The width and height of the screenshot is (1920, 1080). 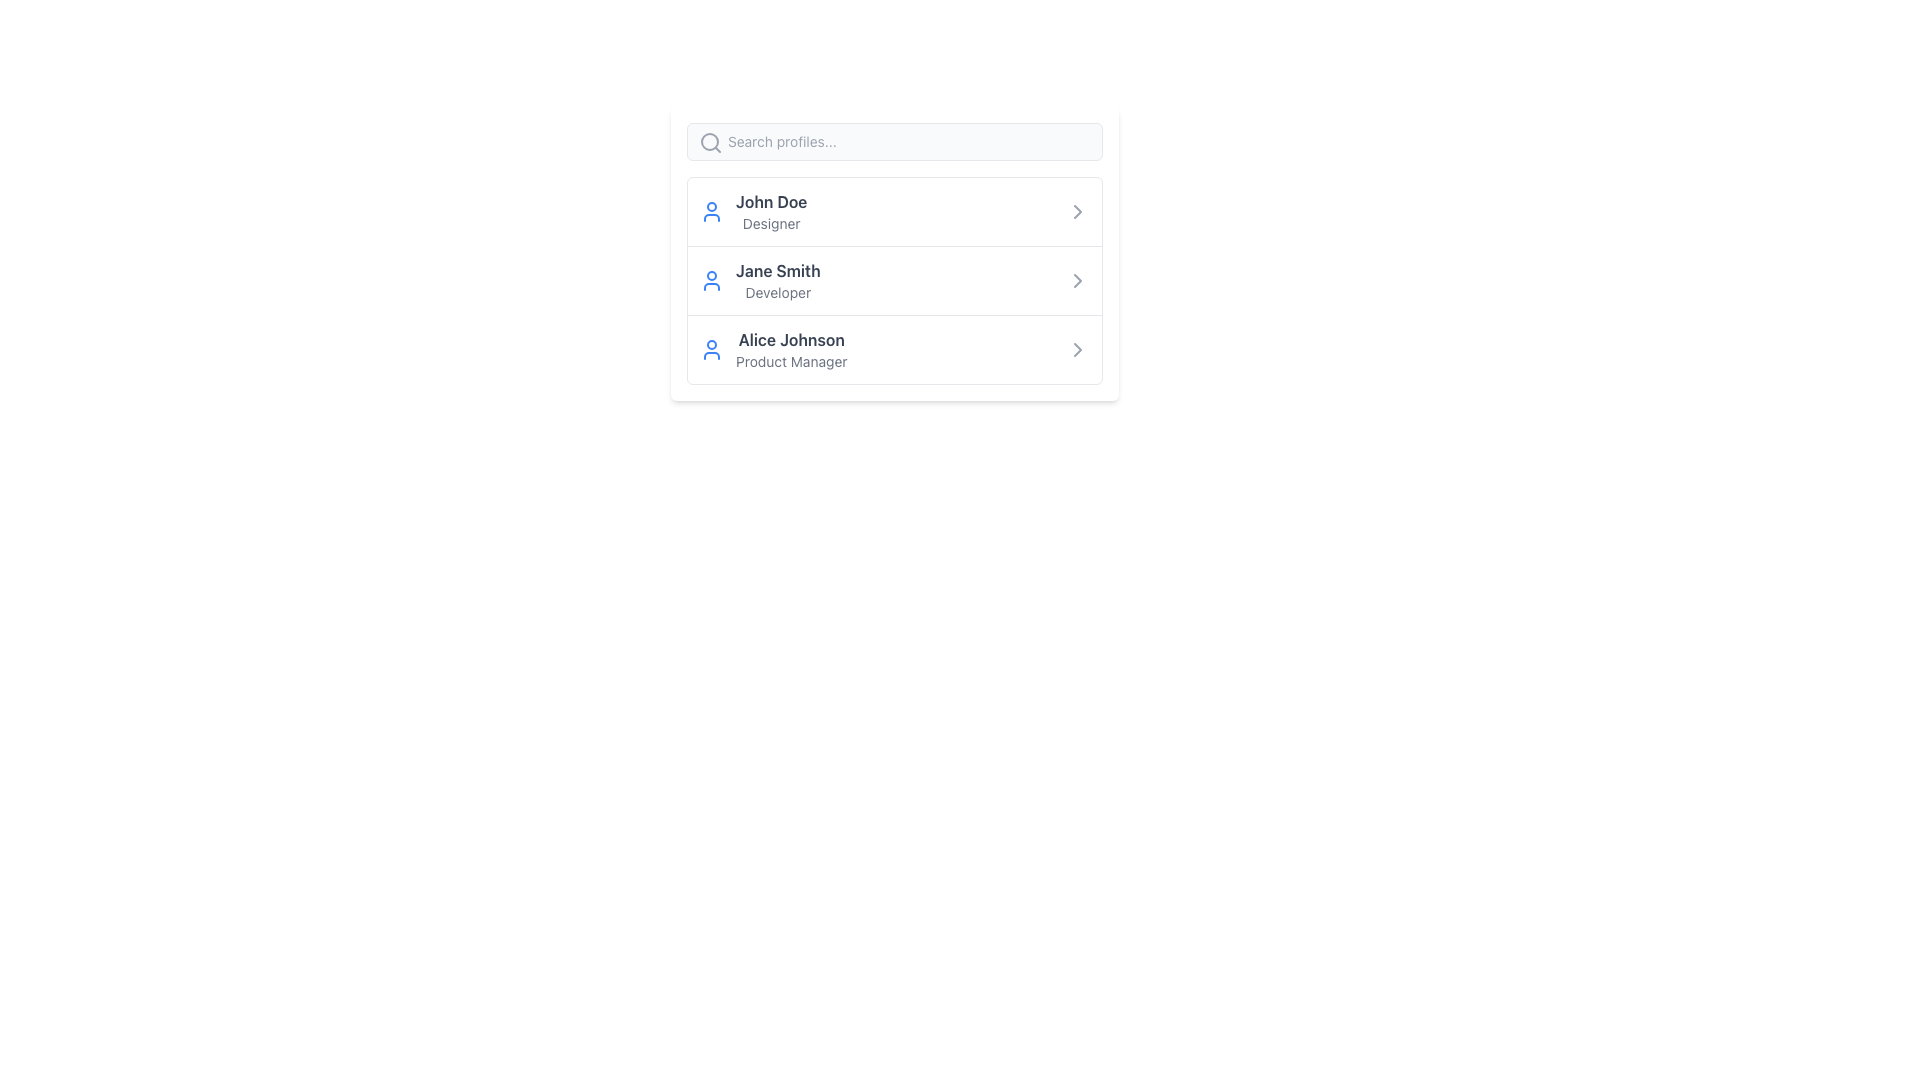 I want to click on the user profile block for 'Jane Smith, Developer', so click(x=759, y=281).